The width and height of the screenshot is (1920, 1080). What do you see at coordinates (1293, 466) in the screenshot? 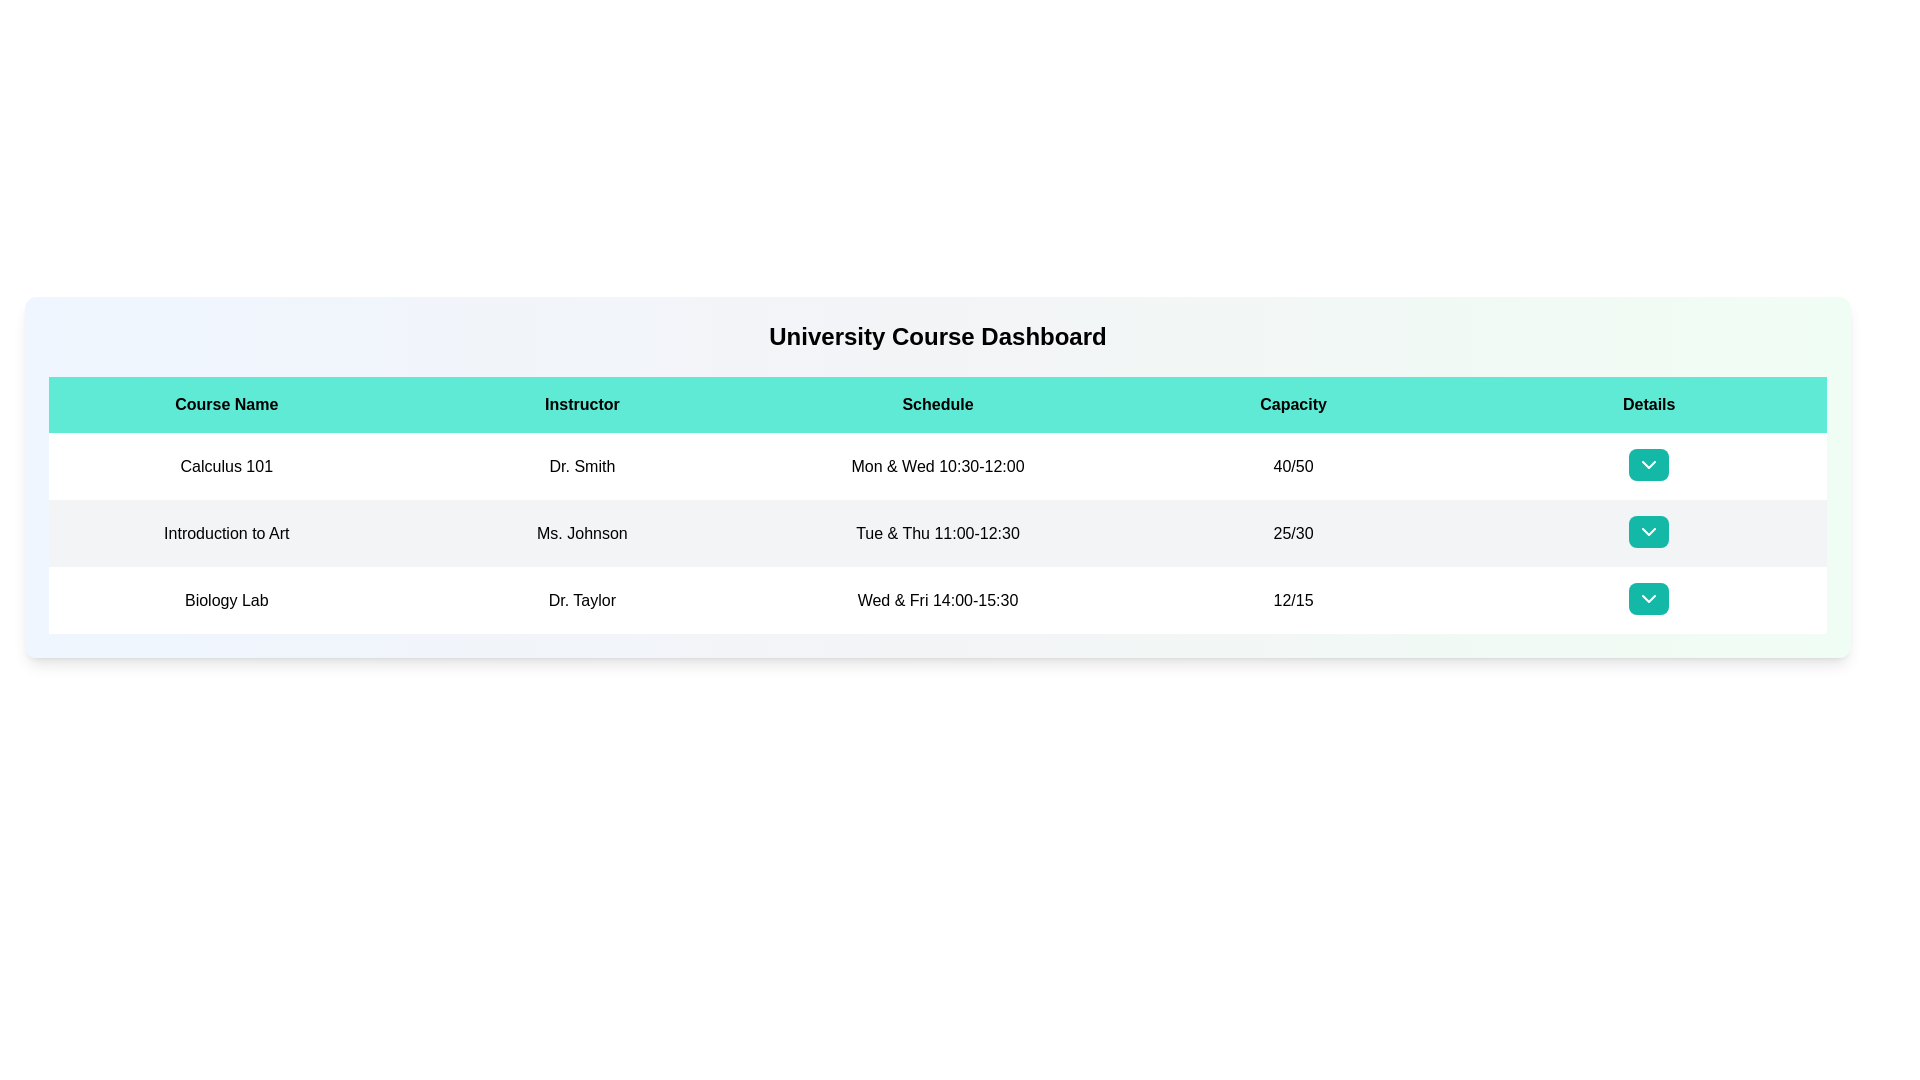
I see `the Text element displaying seat occupancy for 'Calculus 101', which shows that 40 out of 50 seats are occupied` at bounding box center [1293, 466].